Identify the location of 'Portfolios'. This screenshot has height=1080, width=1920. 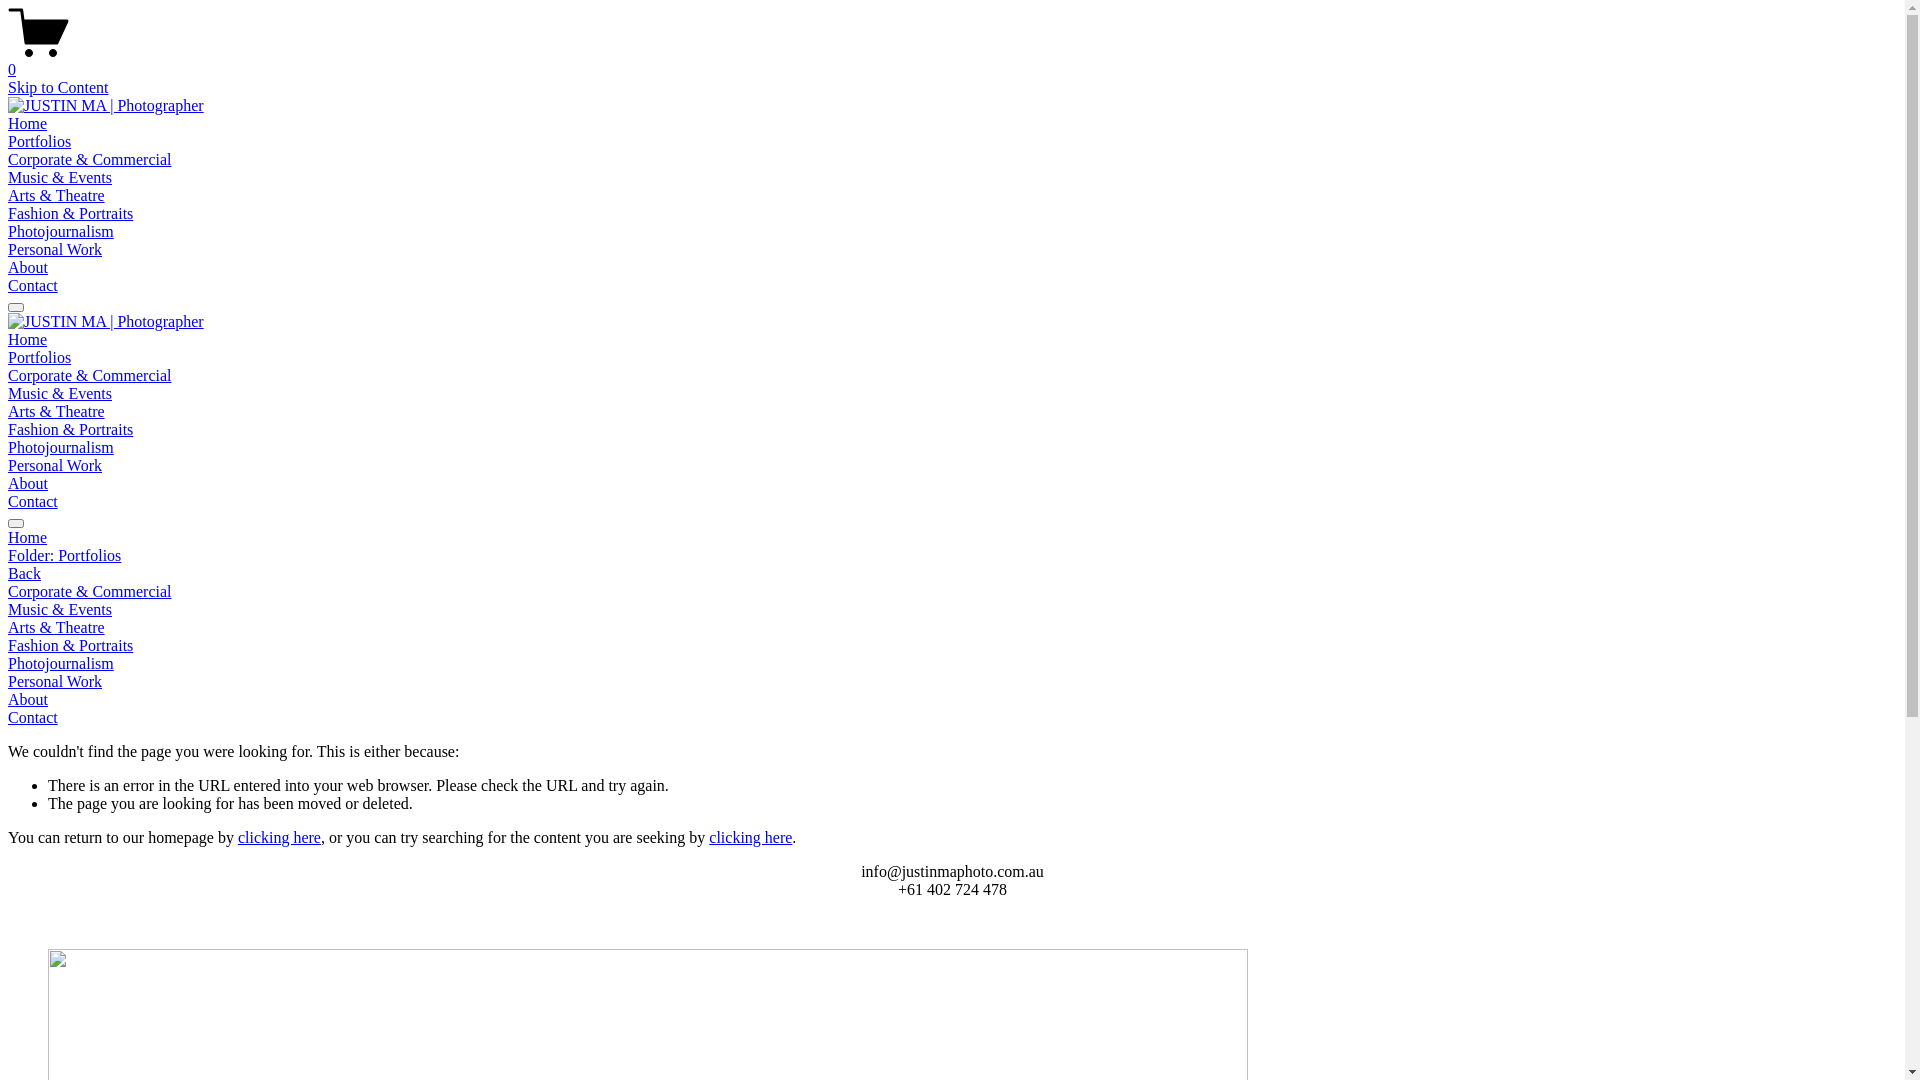
(39, 356).